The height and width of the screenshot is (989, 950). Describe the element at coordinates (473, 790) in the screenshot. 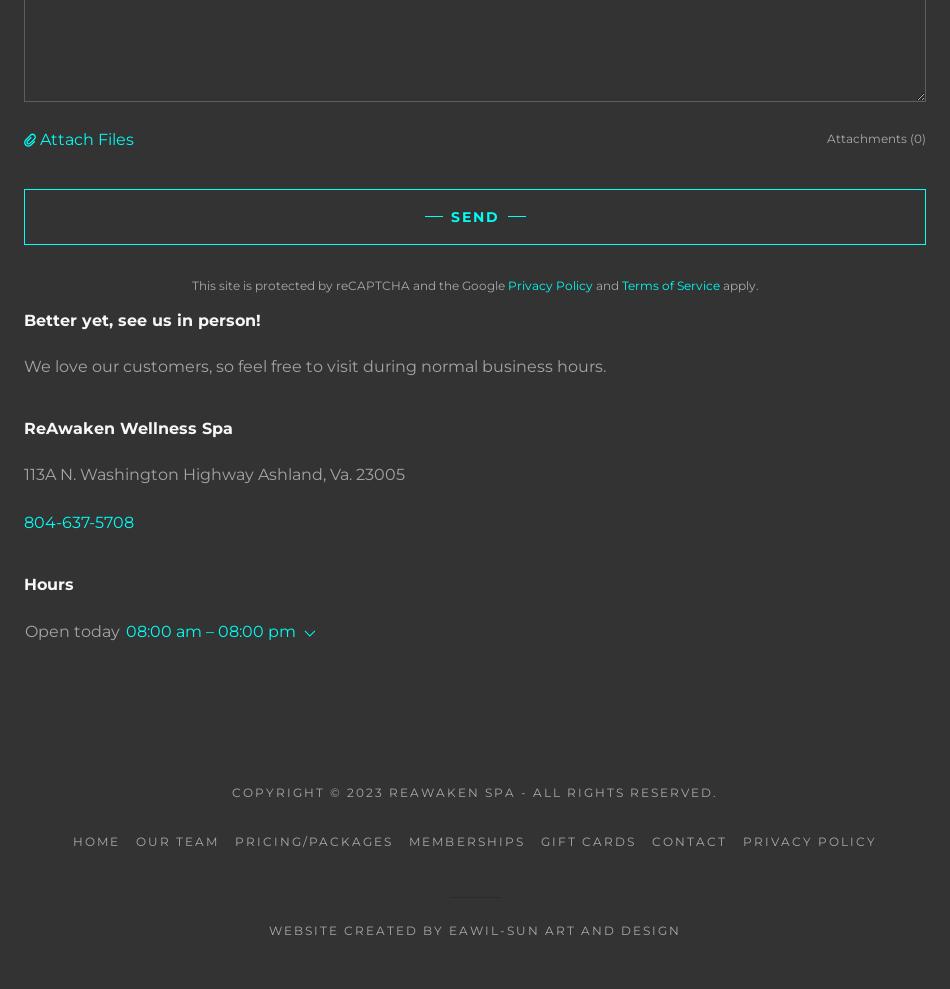

I see `'Copyright © 2023 ReAwaken Spa - All Rights Reserved.'` at that location.